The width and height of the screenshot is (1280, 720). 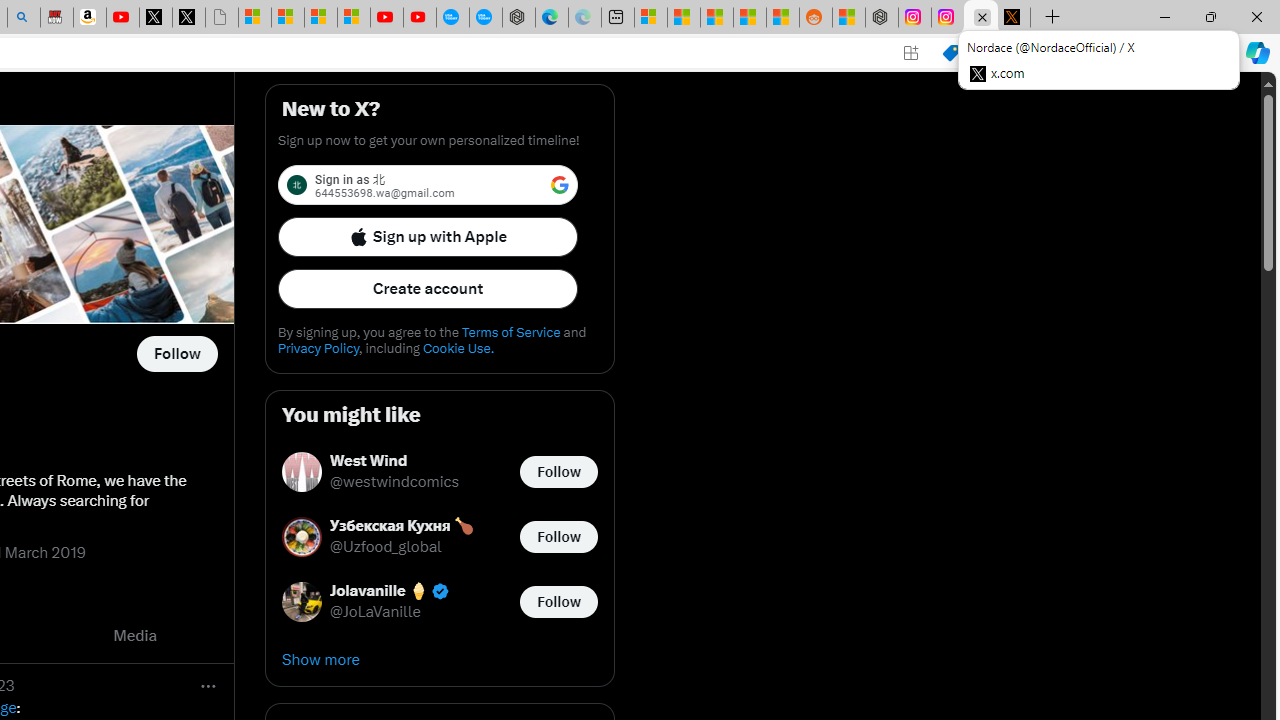 What do you see at coordinates (510, 331) in the screenshot?
I see `'Terms of Service'` at bounding box center [510, 331].